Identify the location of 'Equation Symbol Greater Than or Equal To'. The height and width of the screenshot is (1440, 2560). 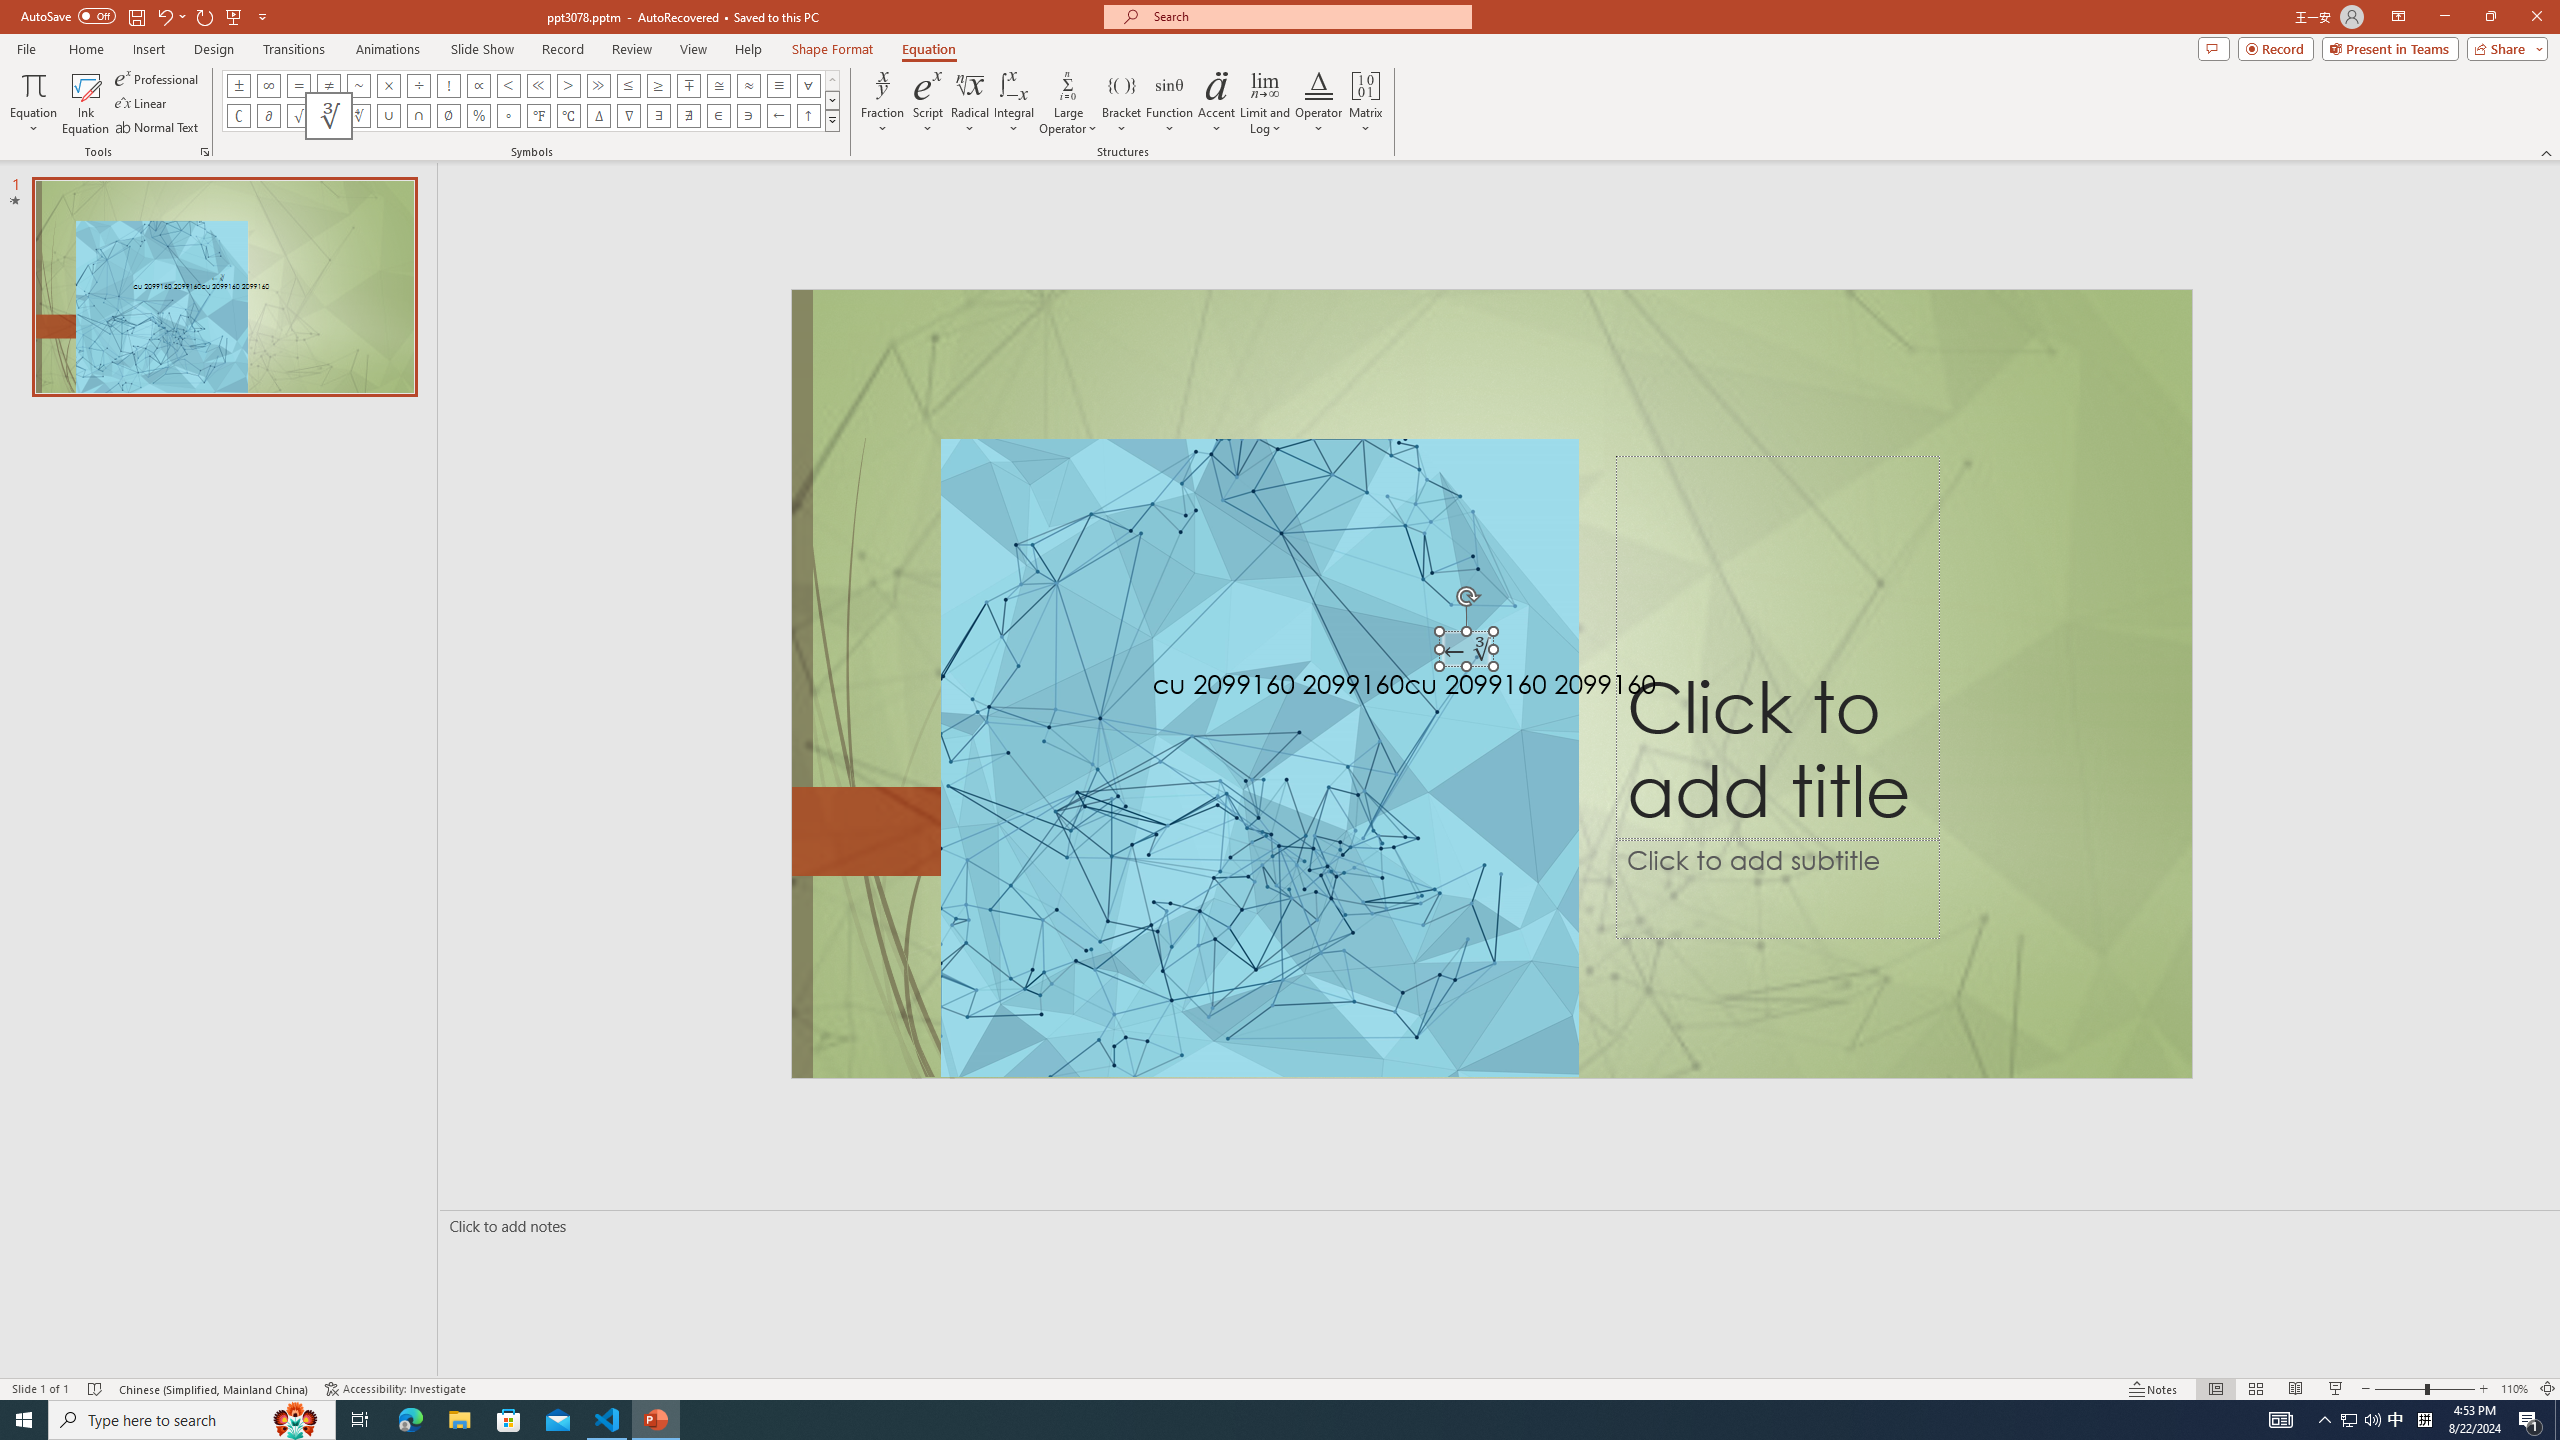
(659, 84).